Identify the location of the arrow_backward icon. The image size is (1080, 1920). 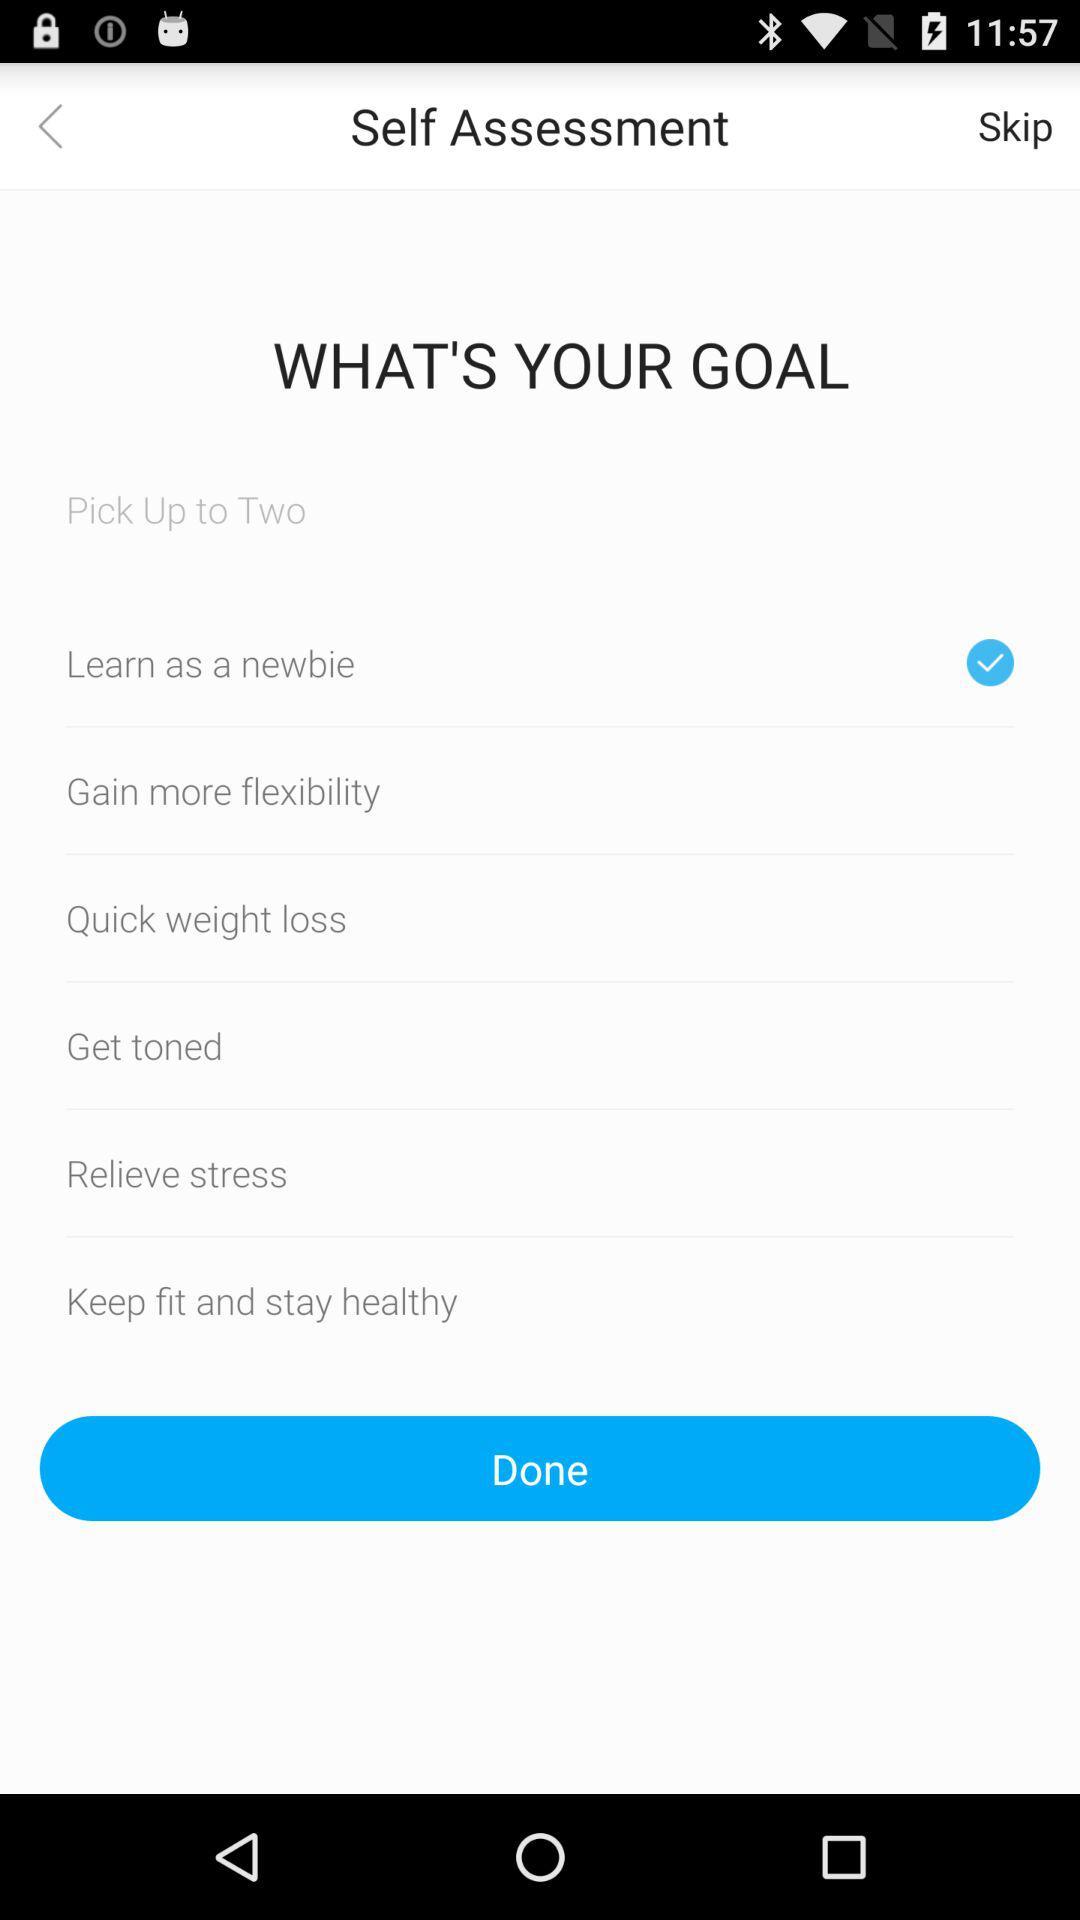
(61, 133).